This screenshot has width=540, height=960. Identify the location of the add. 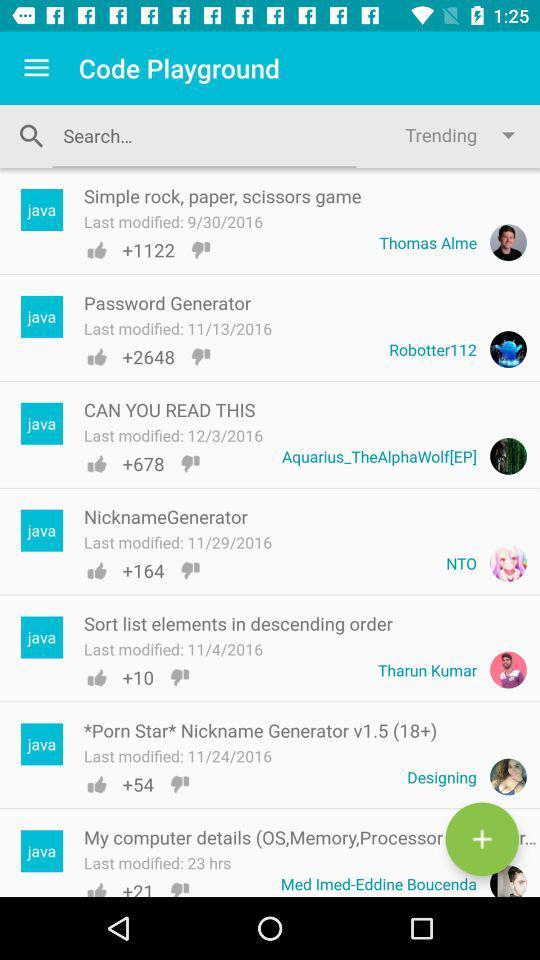
(481, 839).